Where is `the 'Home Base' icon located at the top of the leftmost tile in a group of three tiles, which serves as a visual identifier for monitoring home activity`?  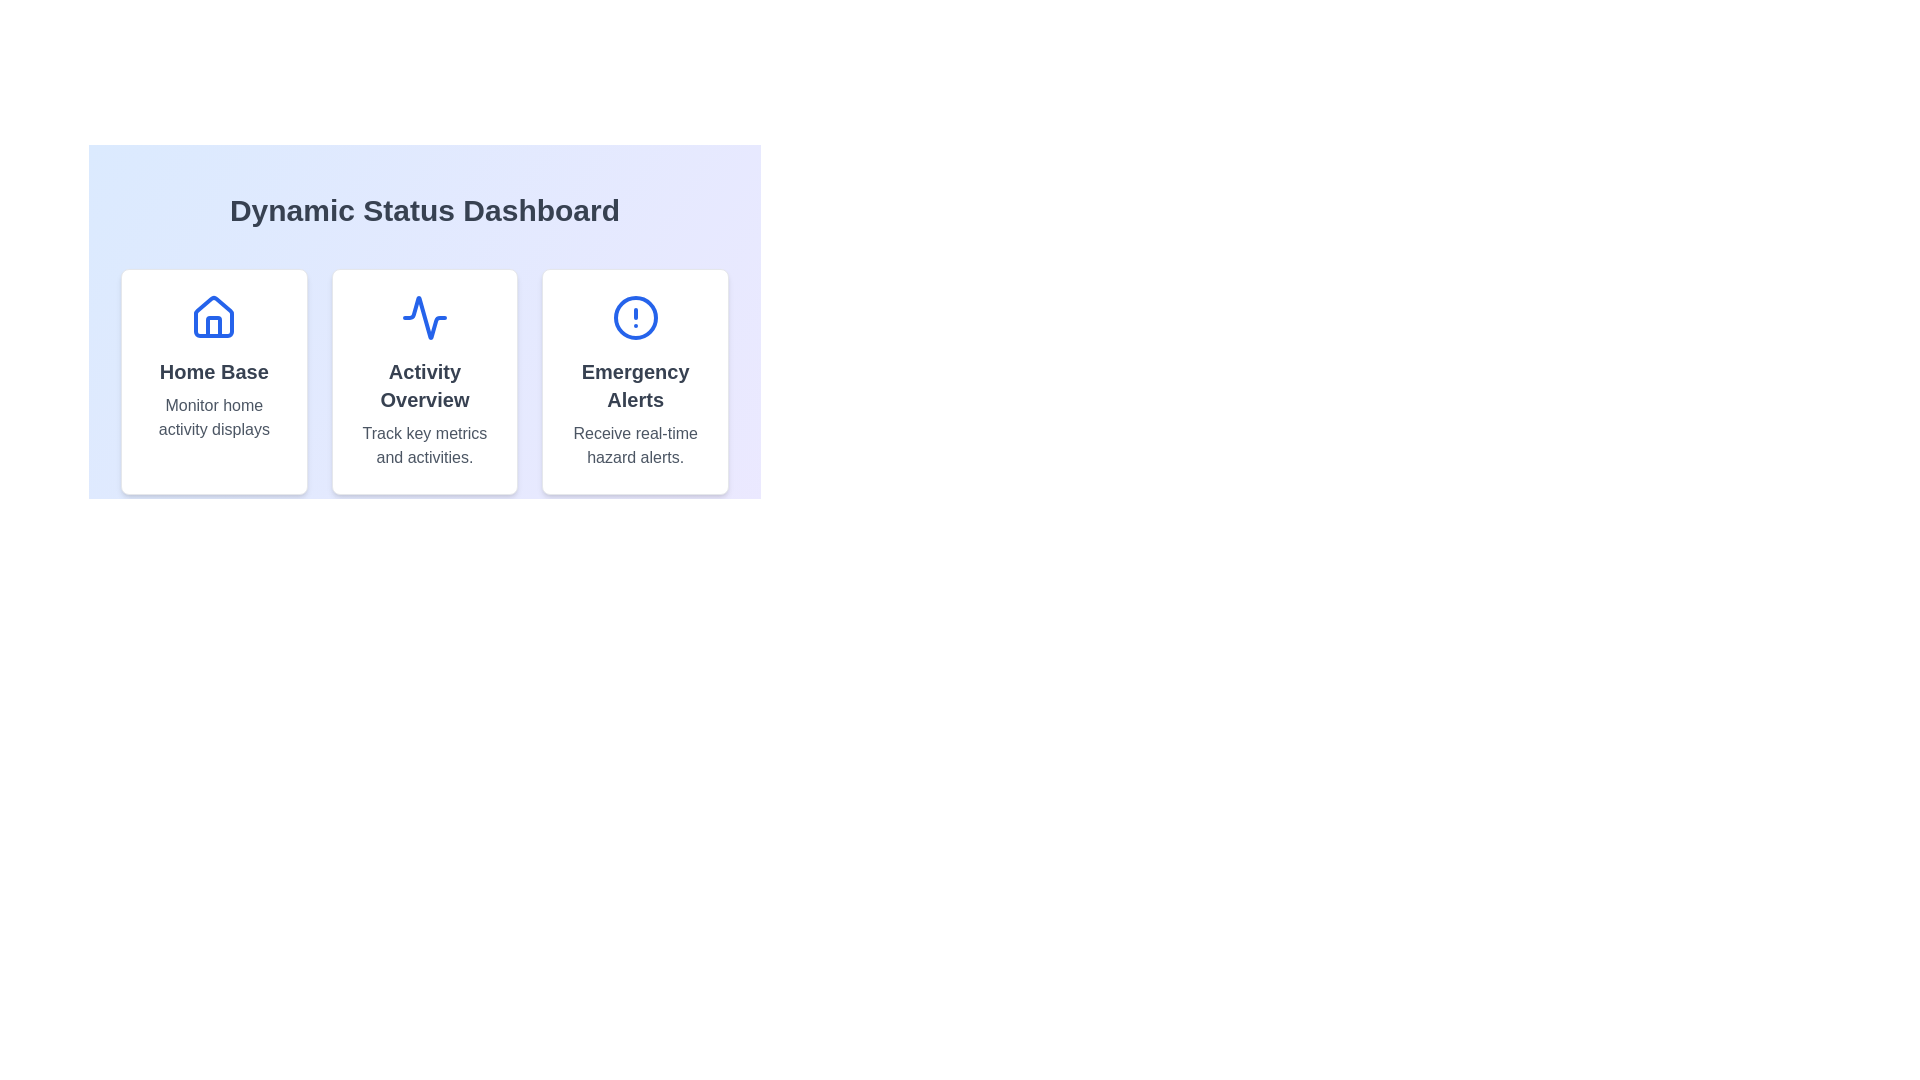
the 'Home Base' icon located at the top of the leftmost tile in a group of three tiles, which serves as a visual identifier for monitoring home activity is located at coordinates (214, 316).